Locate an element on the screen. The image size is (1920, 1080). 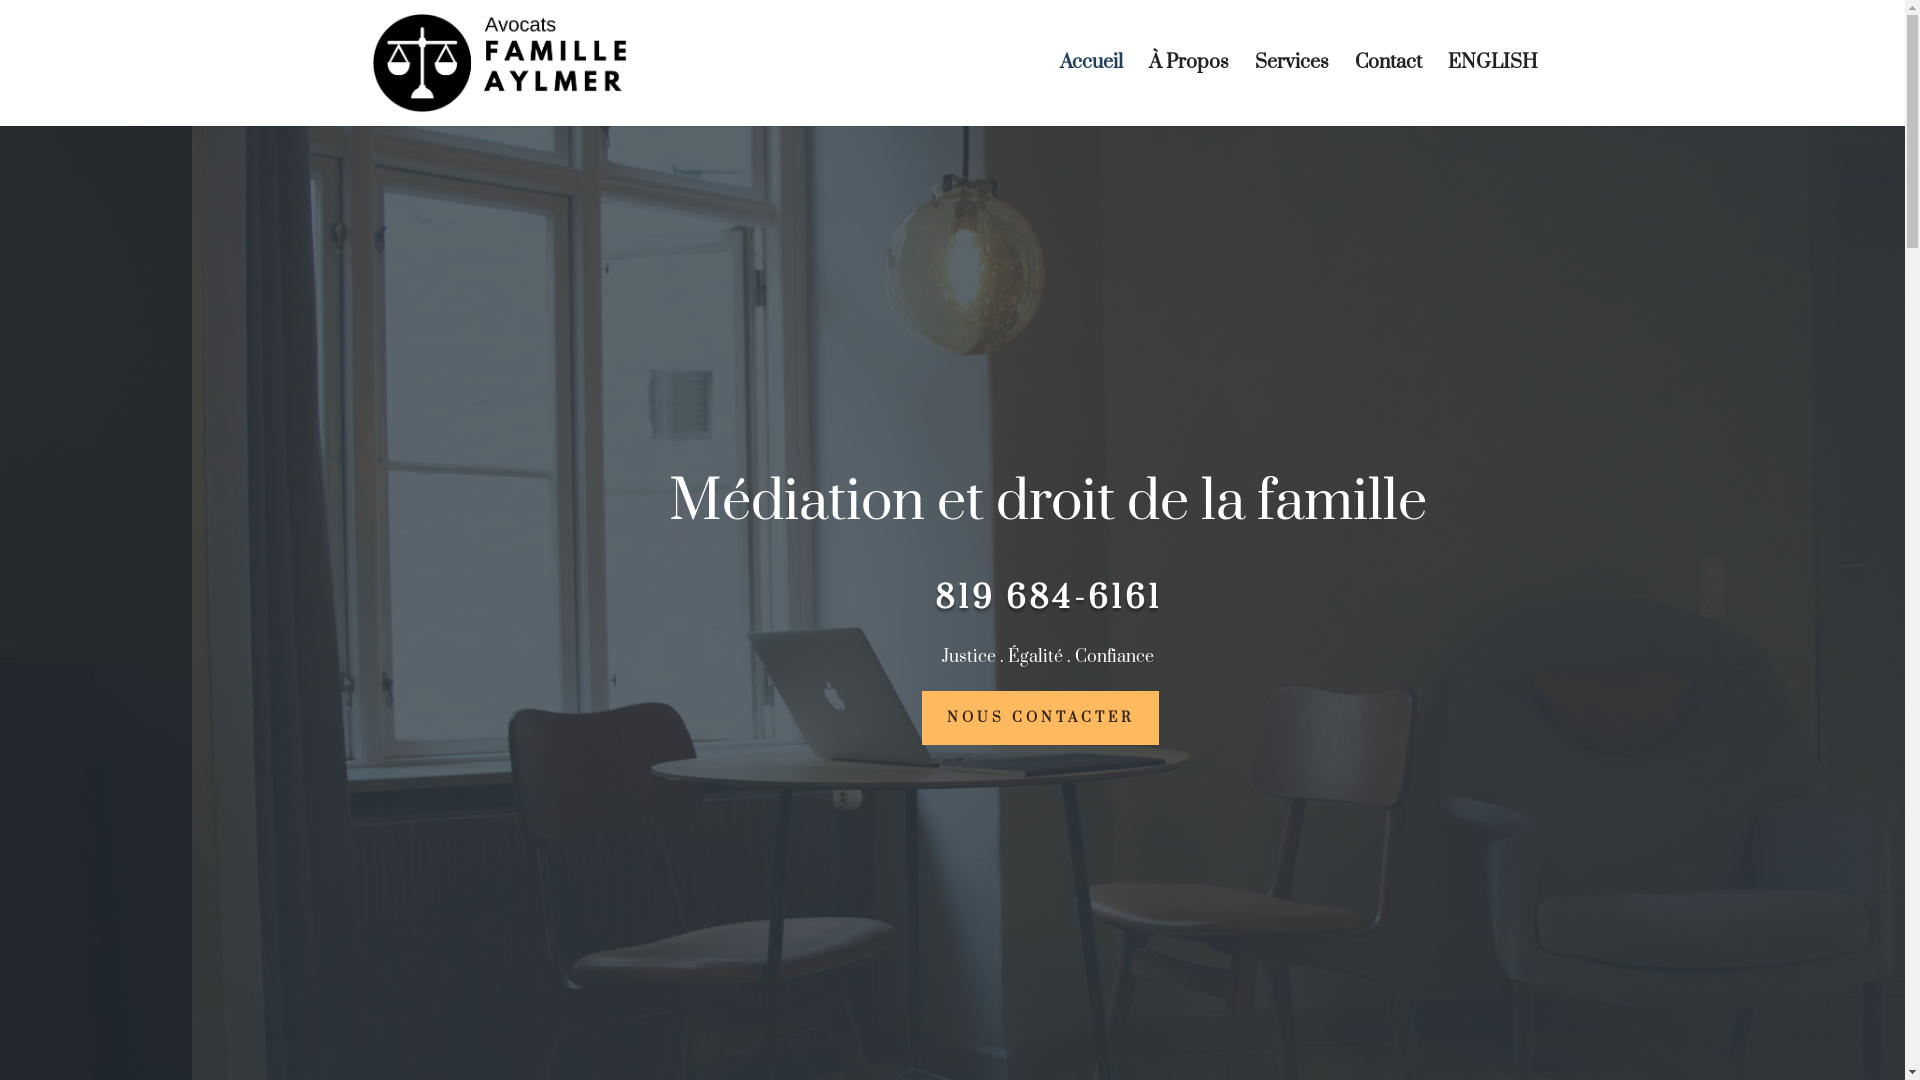
'ENGLISH' is located at coordinates (1492, 91).